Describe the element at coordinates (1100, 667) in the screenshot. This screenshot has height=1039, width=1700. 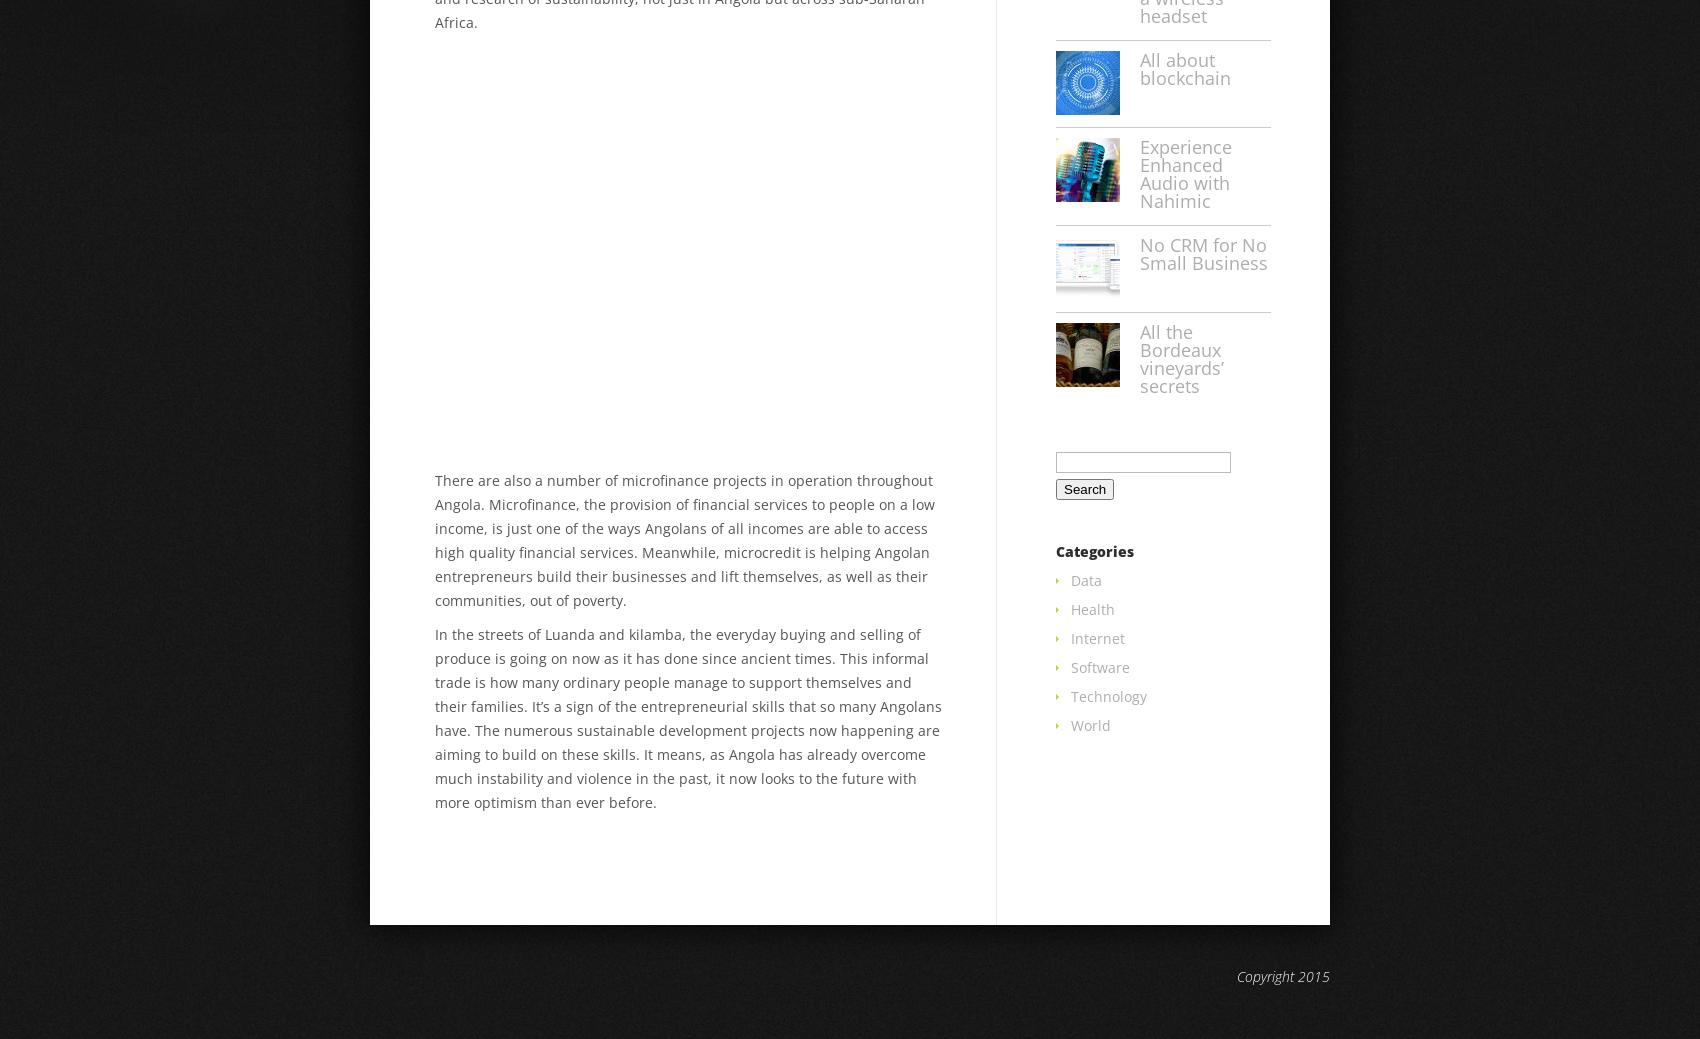
I see `'Software'` at that location.